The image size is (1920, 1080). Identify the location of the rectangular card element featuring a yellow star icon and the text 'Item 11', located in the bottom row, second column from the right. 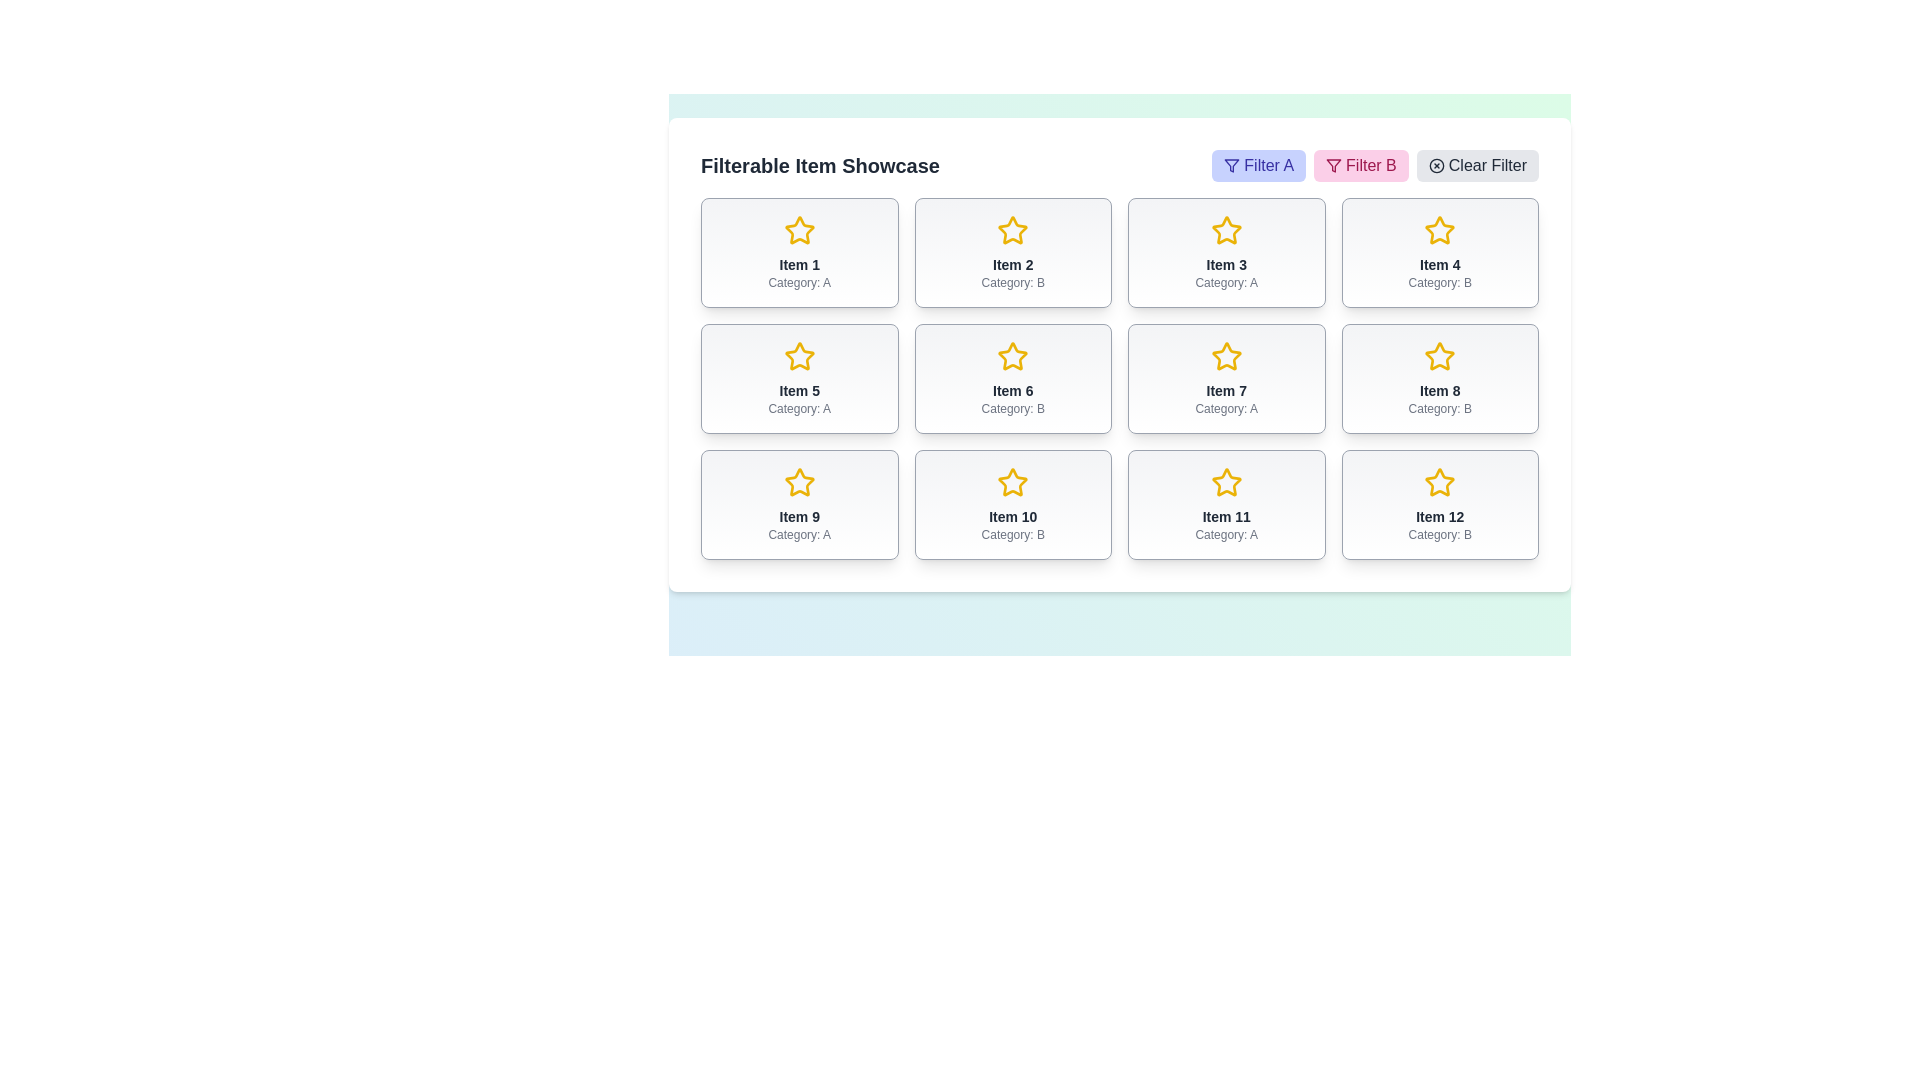
(1225, 504).